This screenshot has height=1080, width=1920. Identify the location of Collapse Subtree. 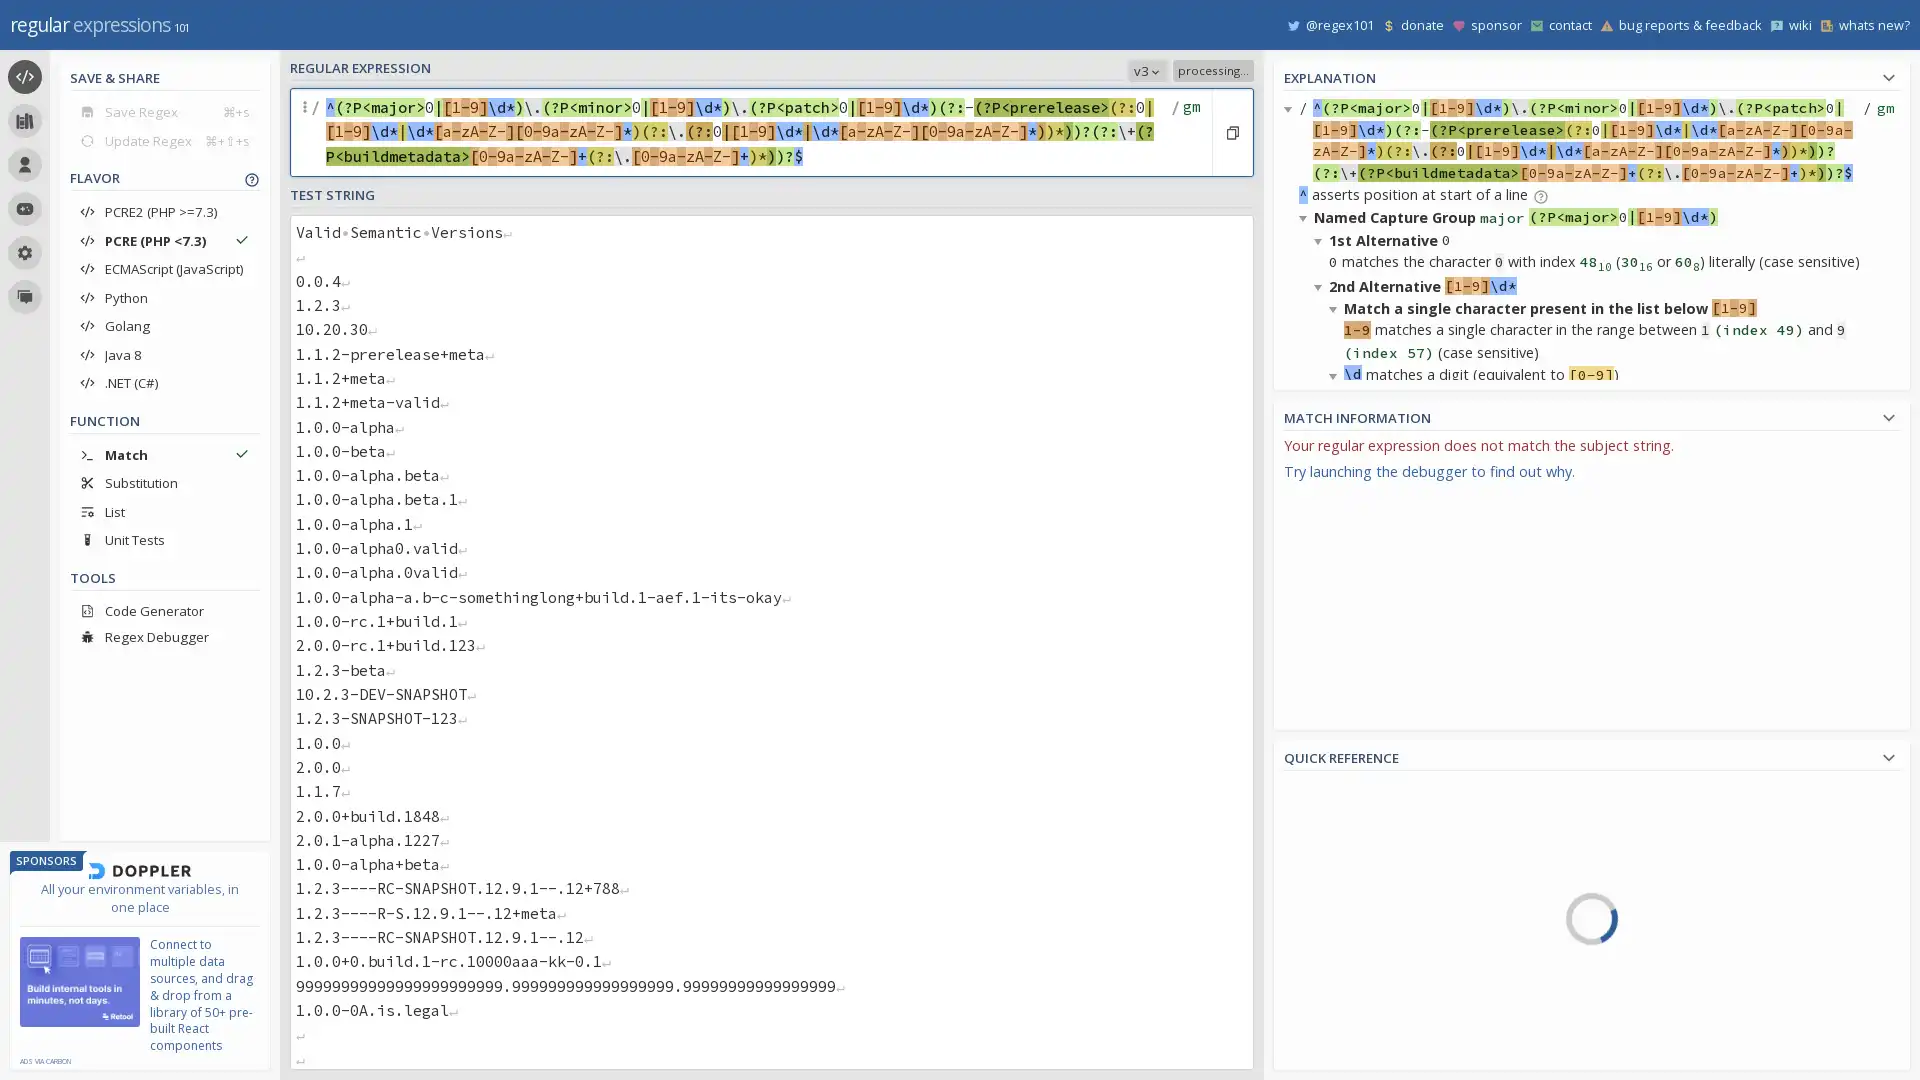
(1336, 557).